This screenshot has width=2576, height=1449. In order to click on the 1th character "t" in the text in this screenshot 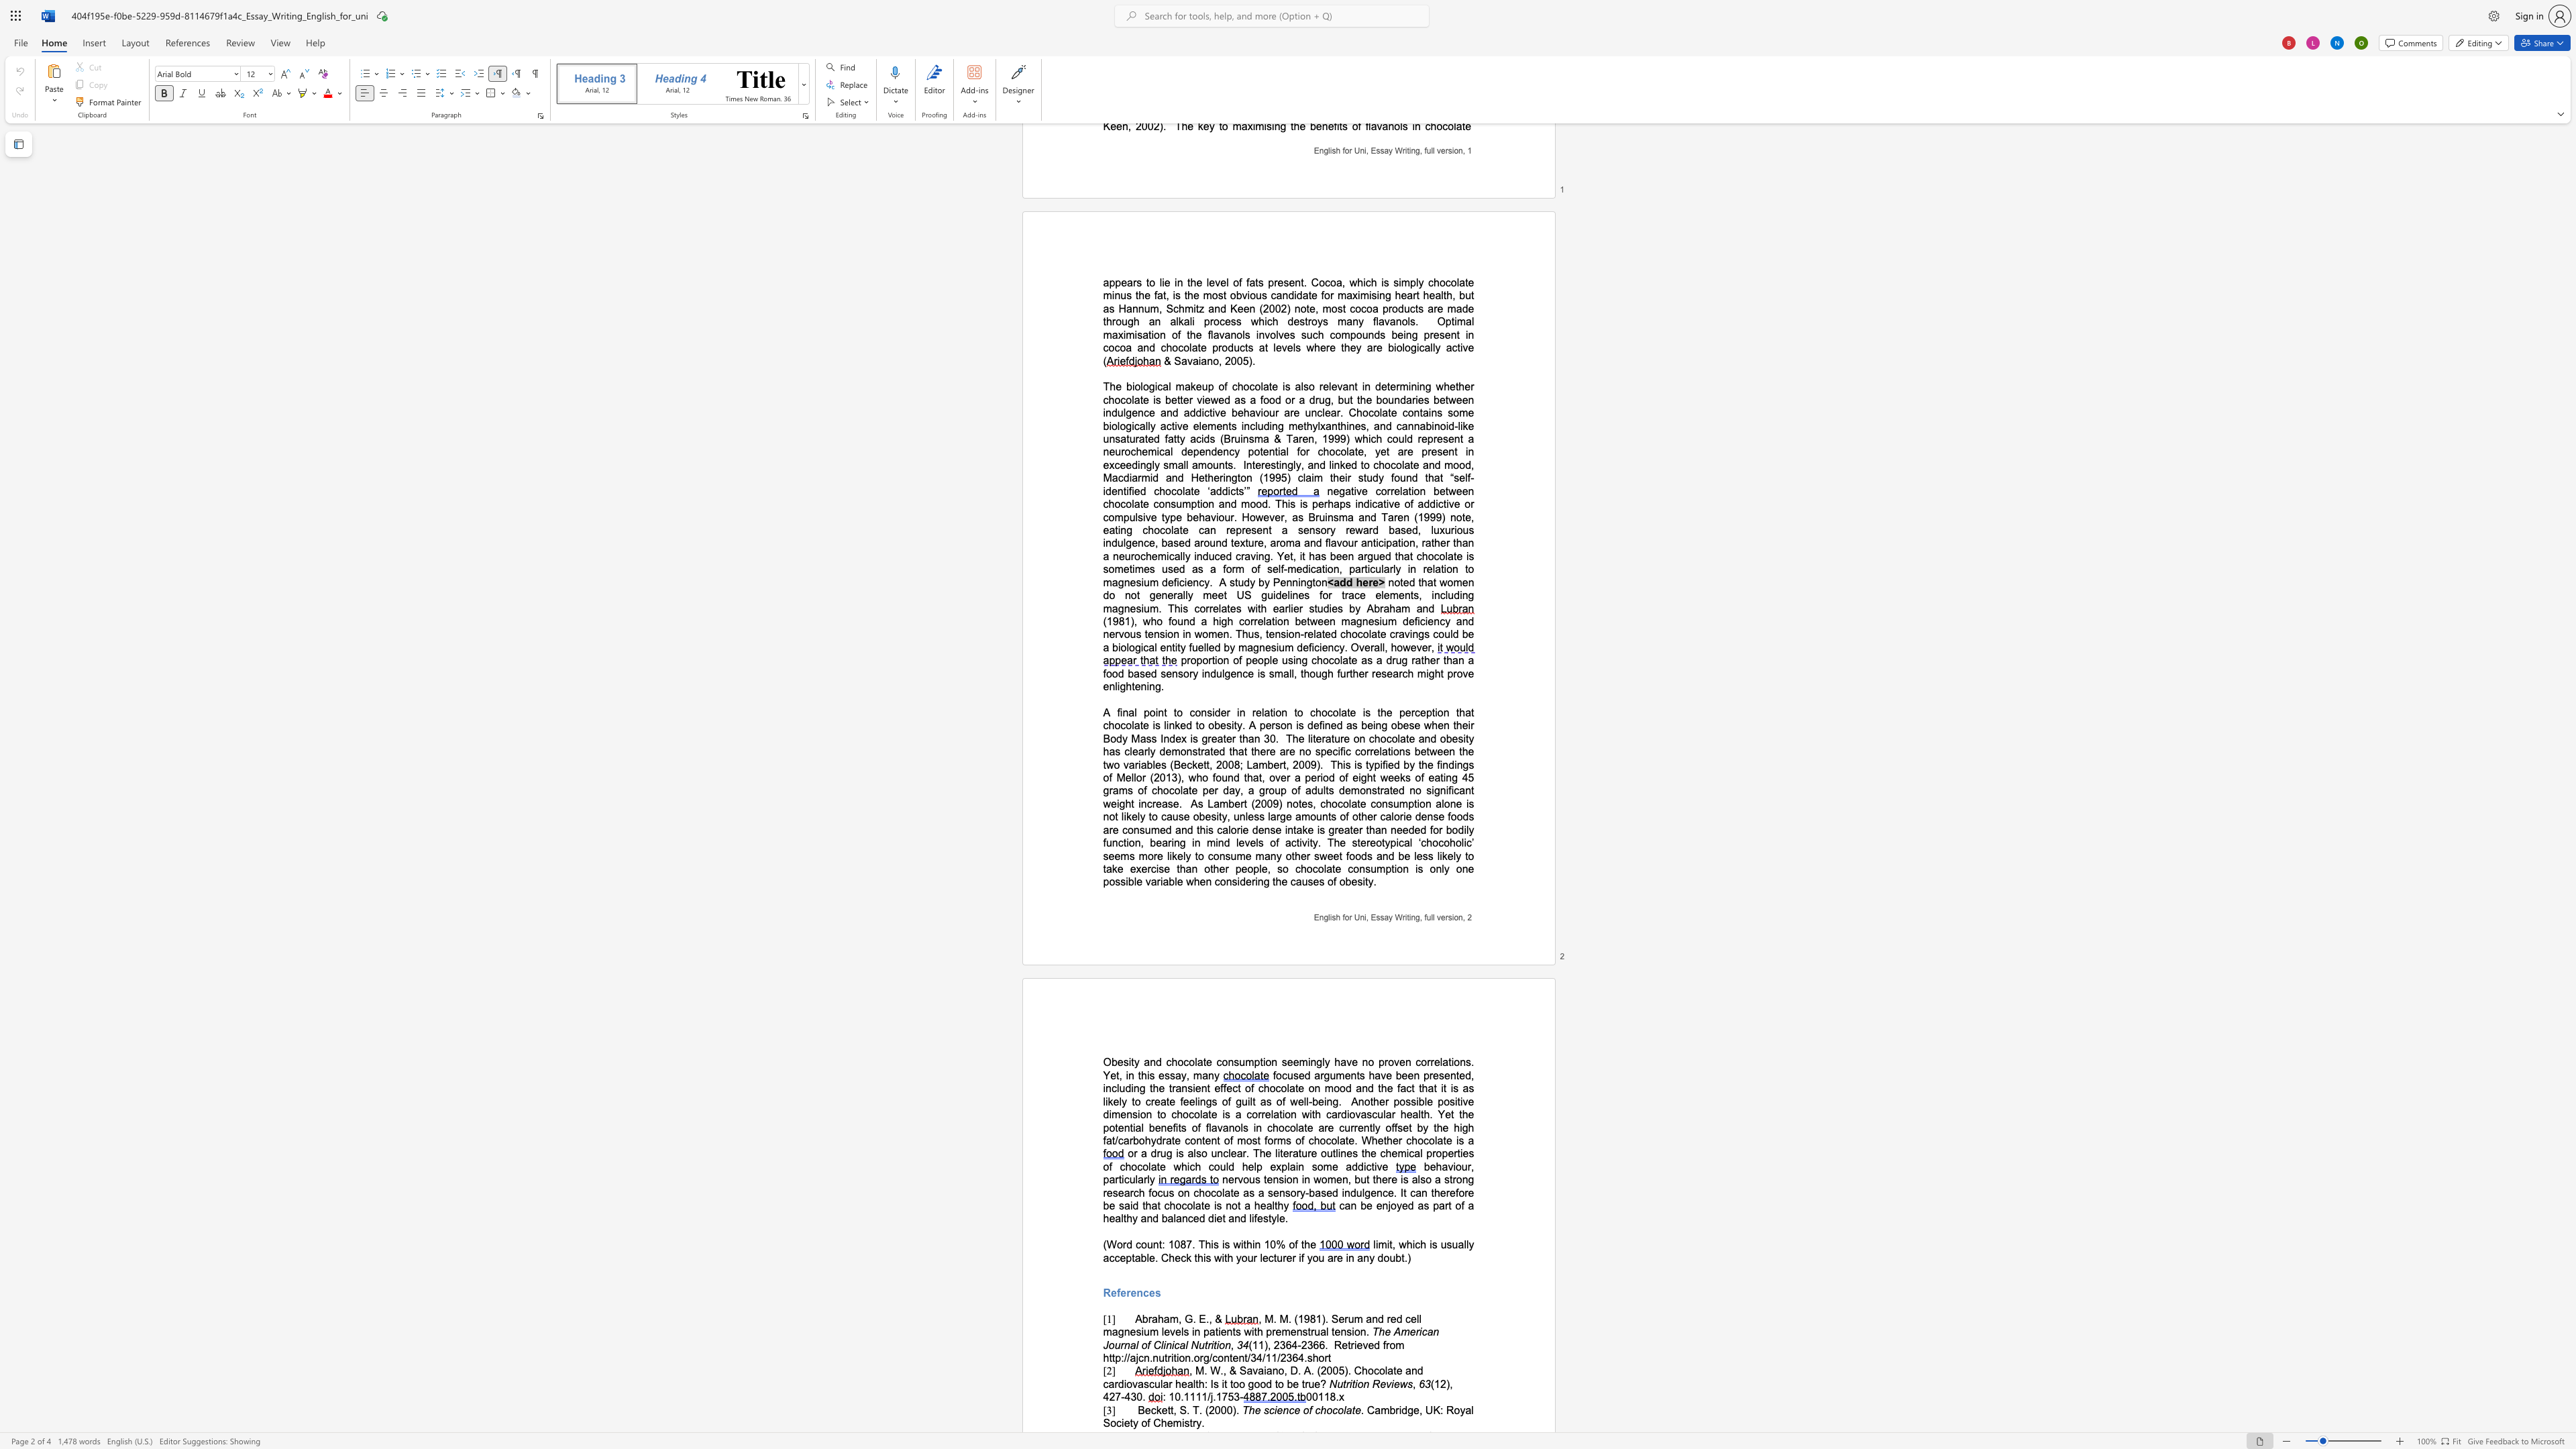, I will do `click(1344, 1384)`.